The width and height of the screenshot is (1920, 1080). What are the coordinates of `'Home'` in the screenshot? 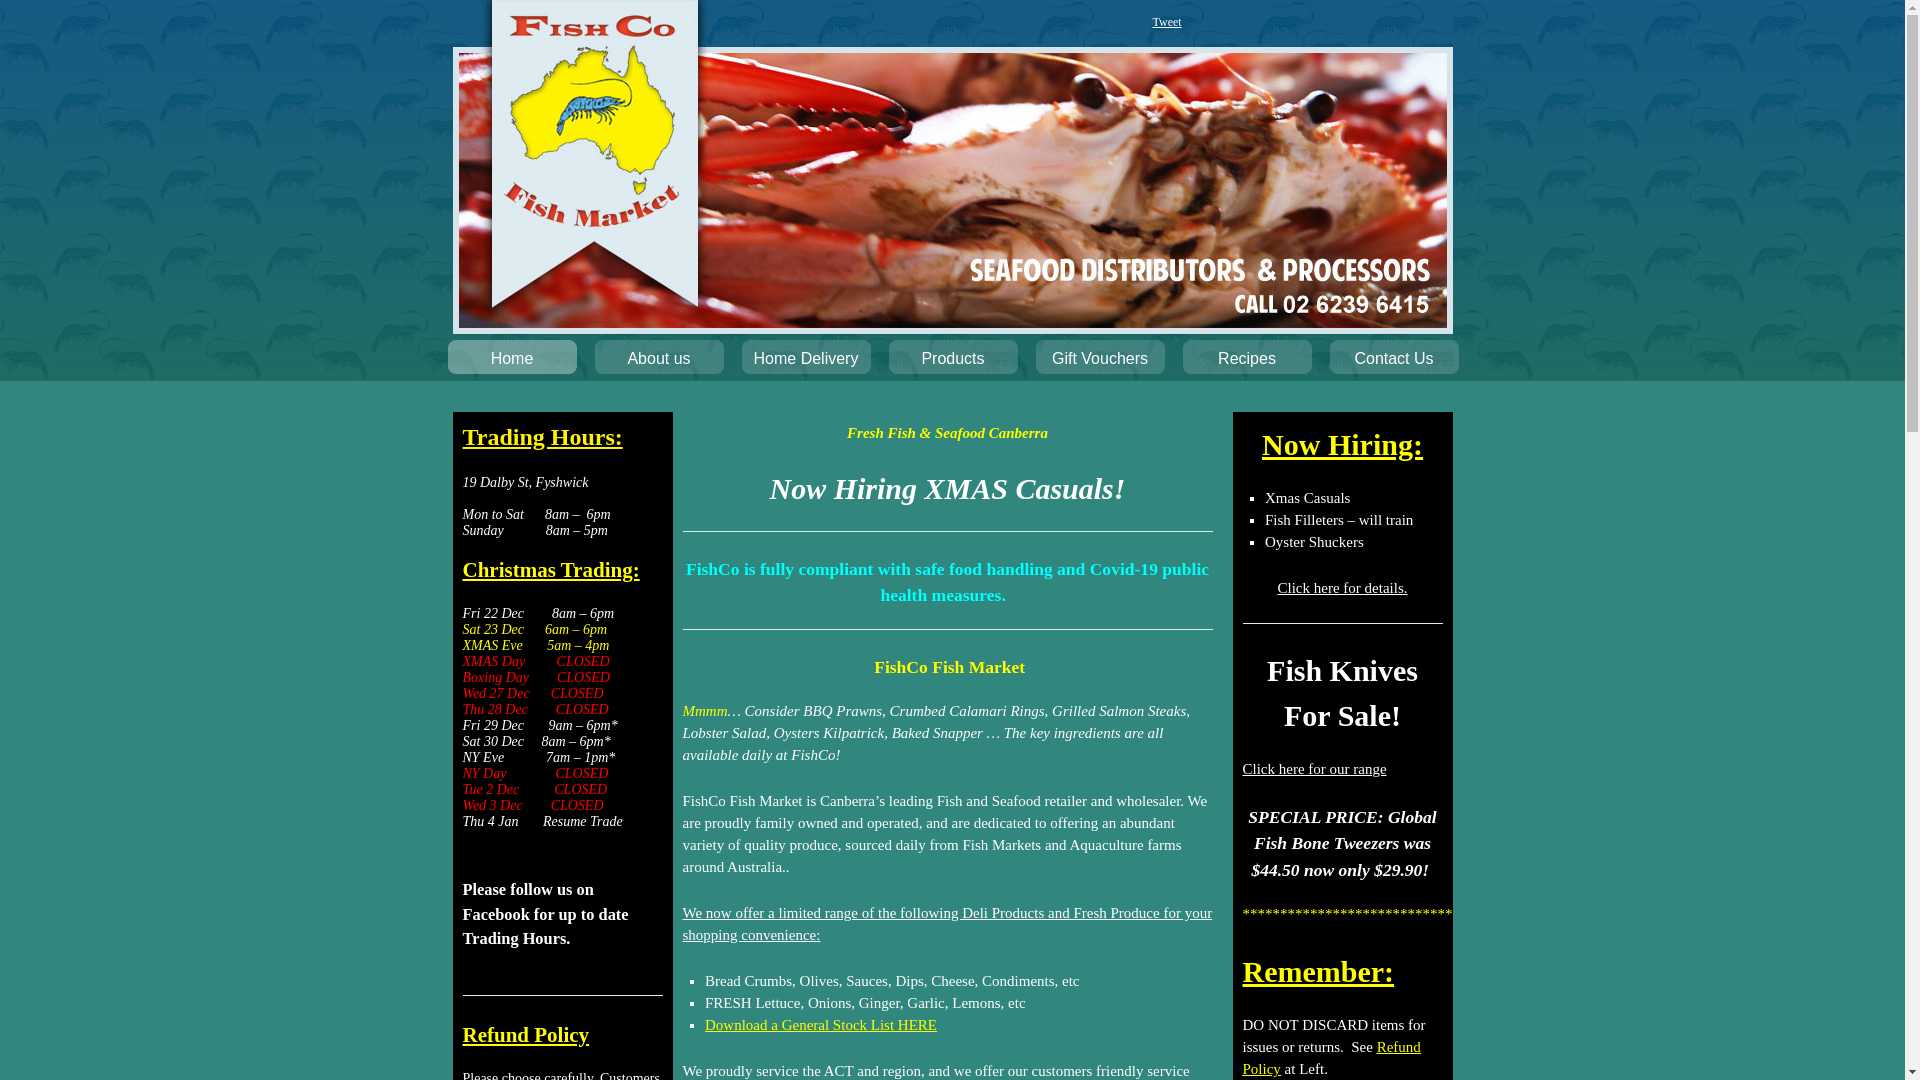 It's located at (511, 362).